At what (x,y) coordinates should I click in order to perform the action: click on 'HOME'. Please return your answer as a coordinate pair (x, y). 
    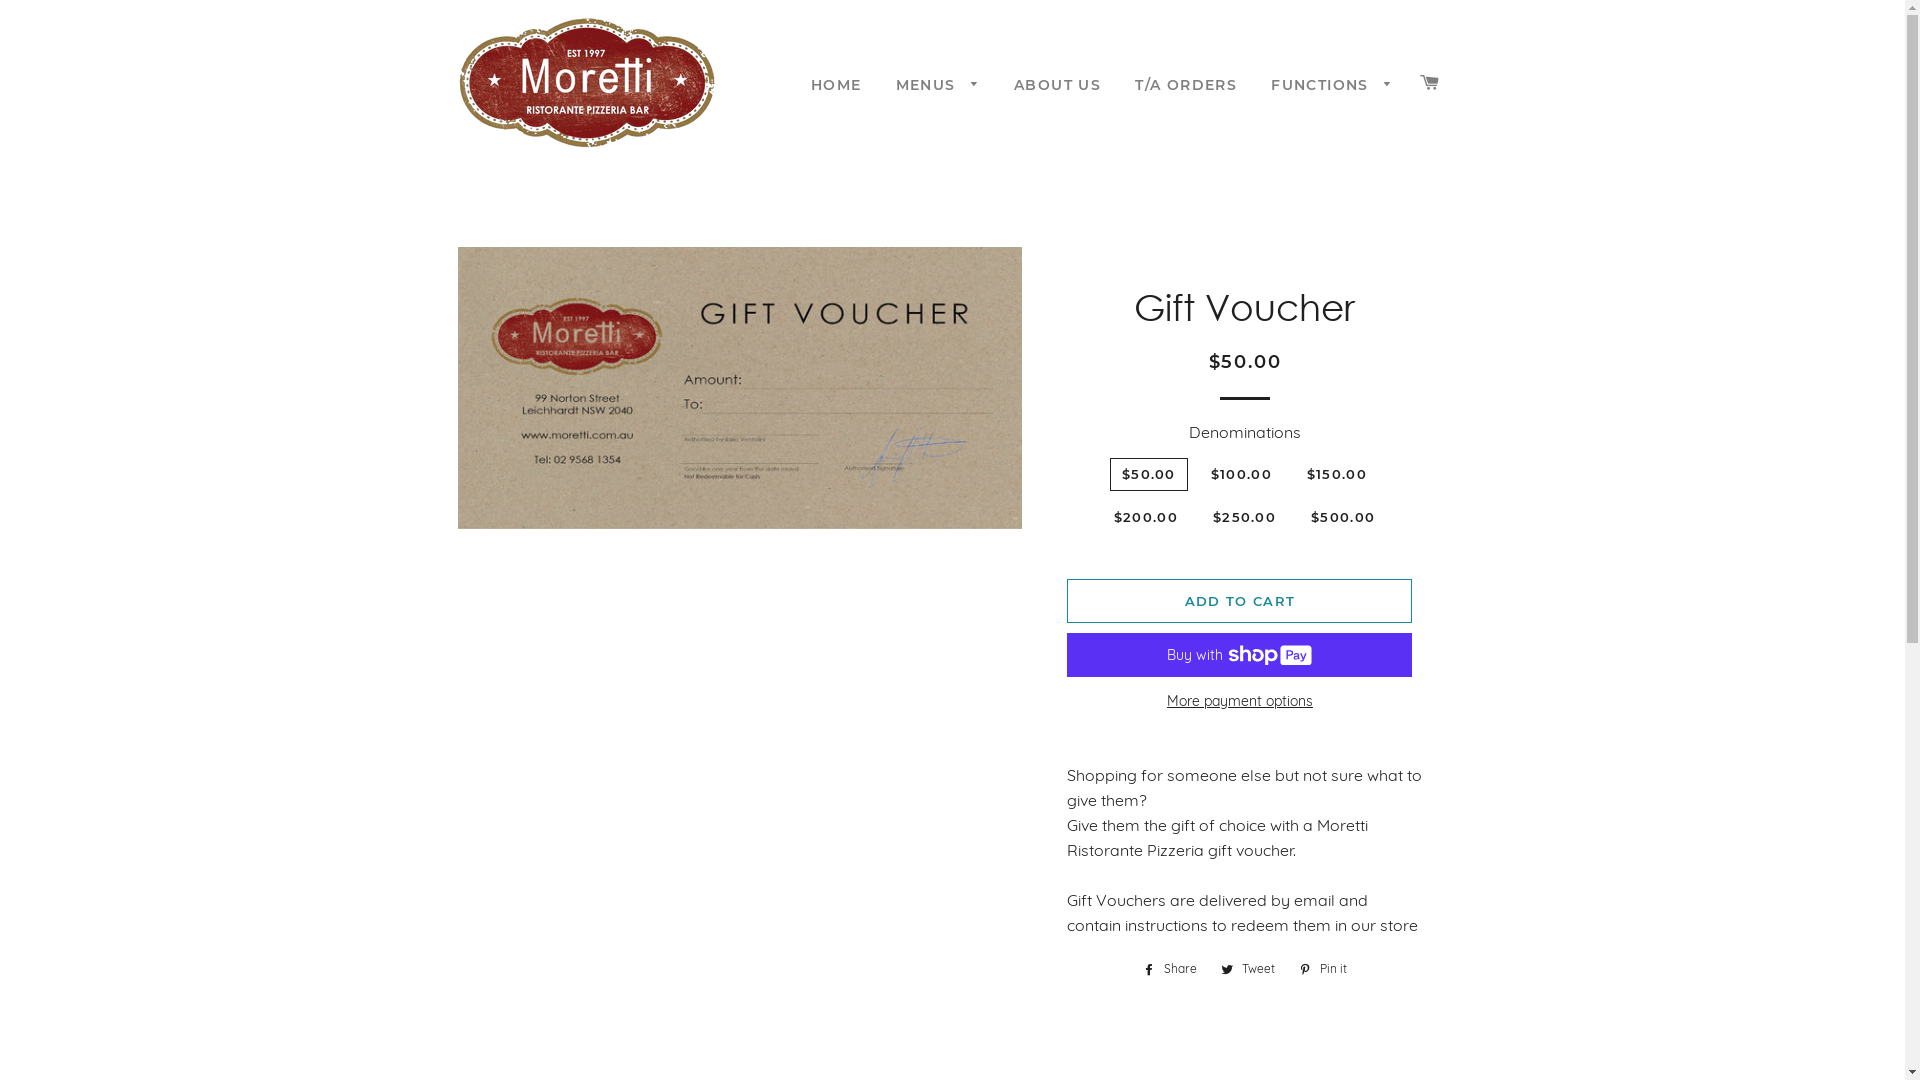
    Looking at the image, I should click on (836, 84).